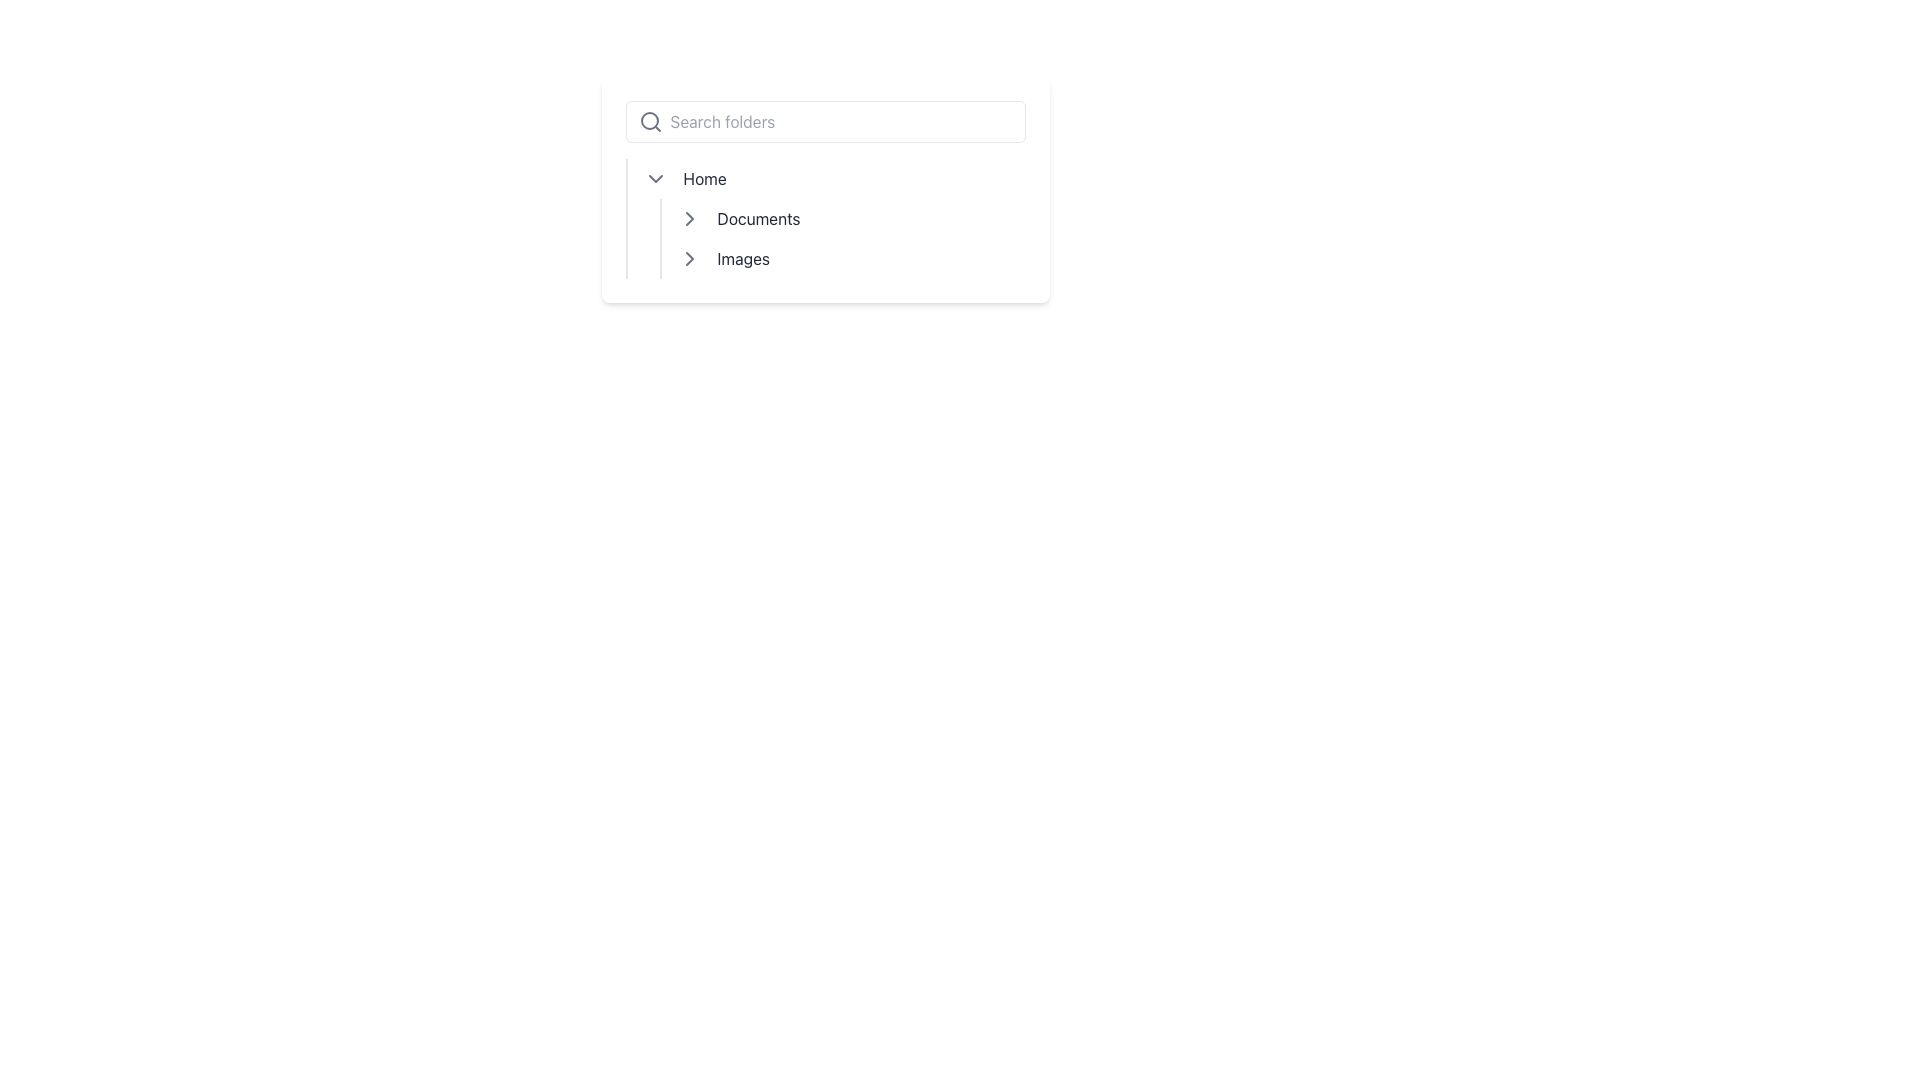  I want to click on the chevron icon next to the 'Documents' label, so click(689, 219).